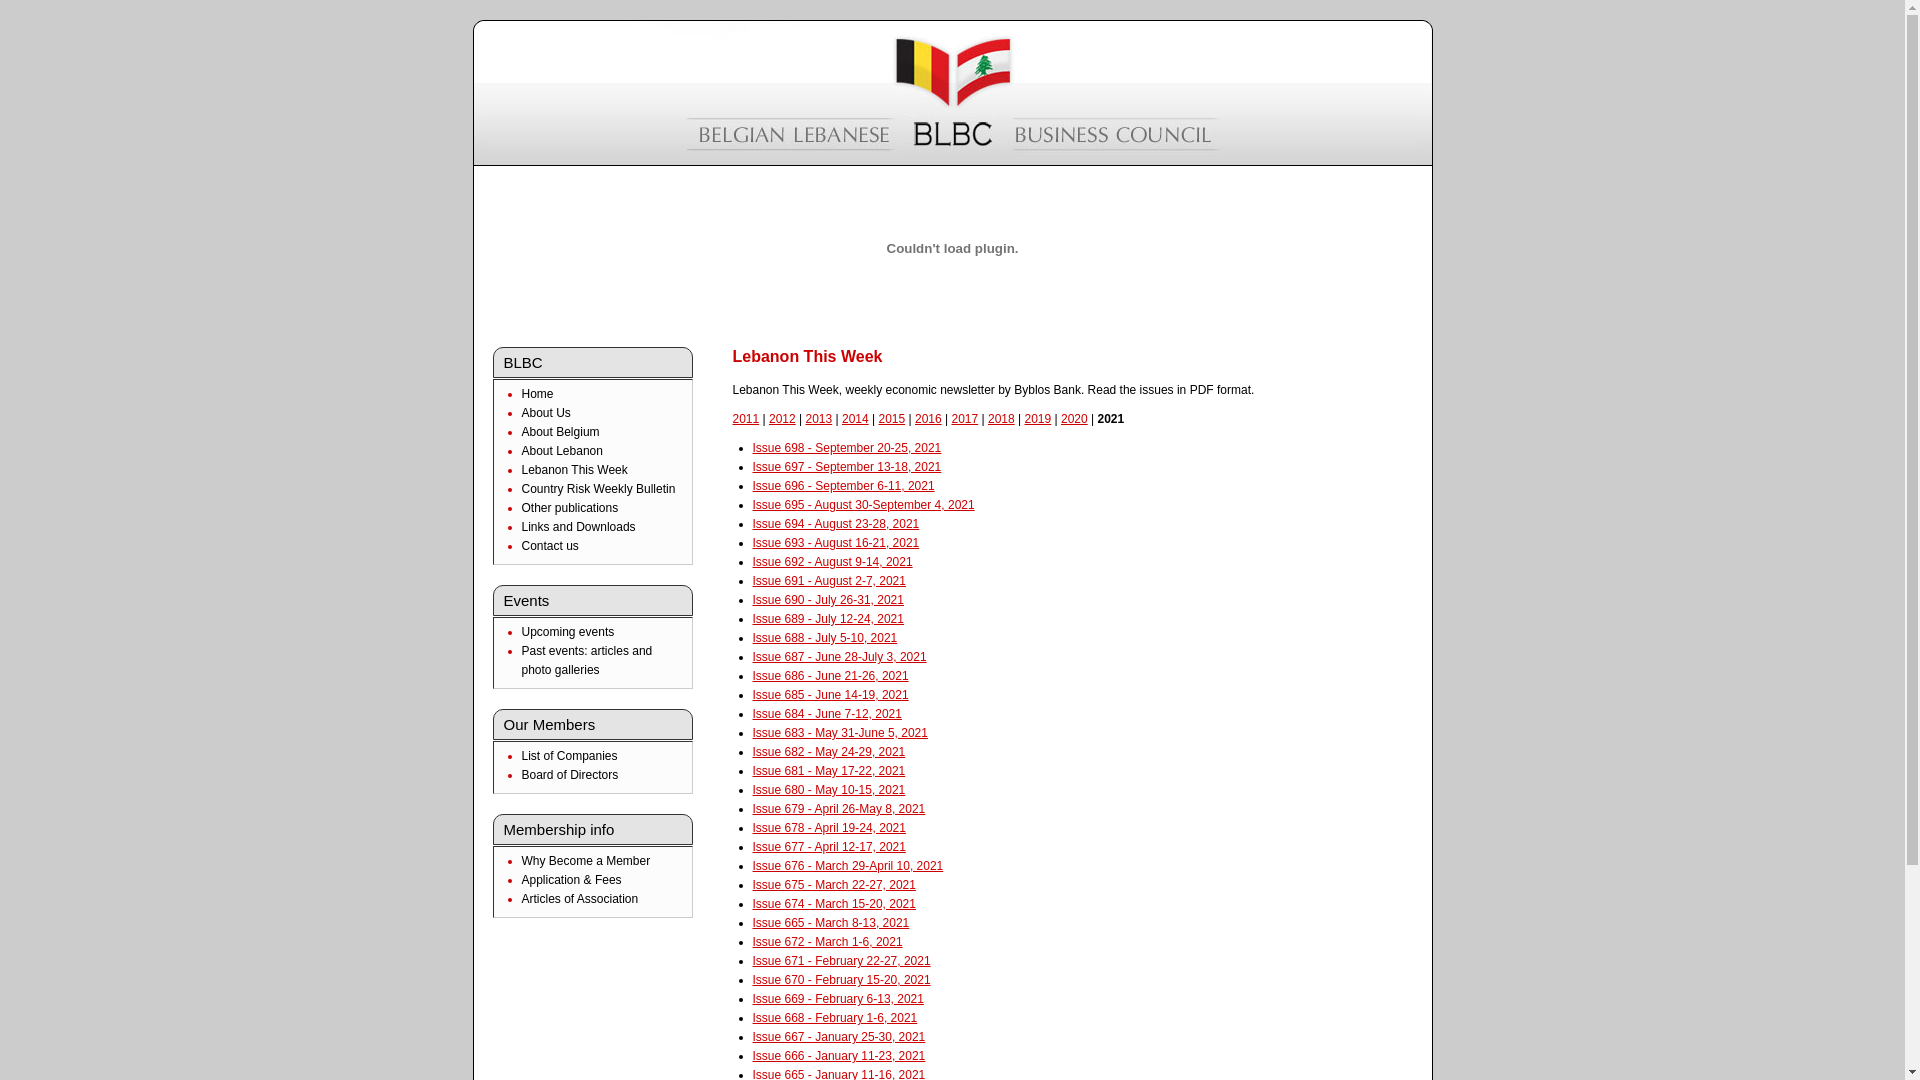 Image resolution: width=1920 pixels, height=1080 pixels. Describe the element at coordinates (828, 752) in the screenshot. I see `'Issue 682 - May 24-29, 2021'` at that location.